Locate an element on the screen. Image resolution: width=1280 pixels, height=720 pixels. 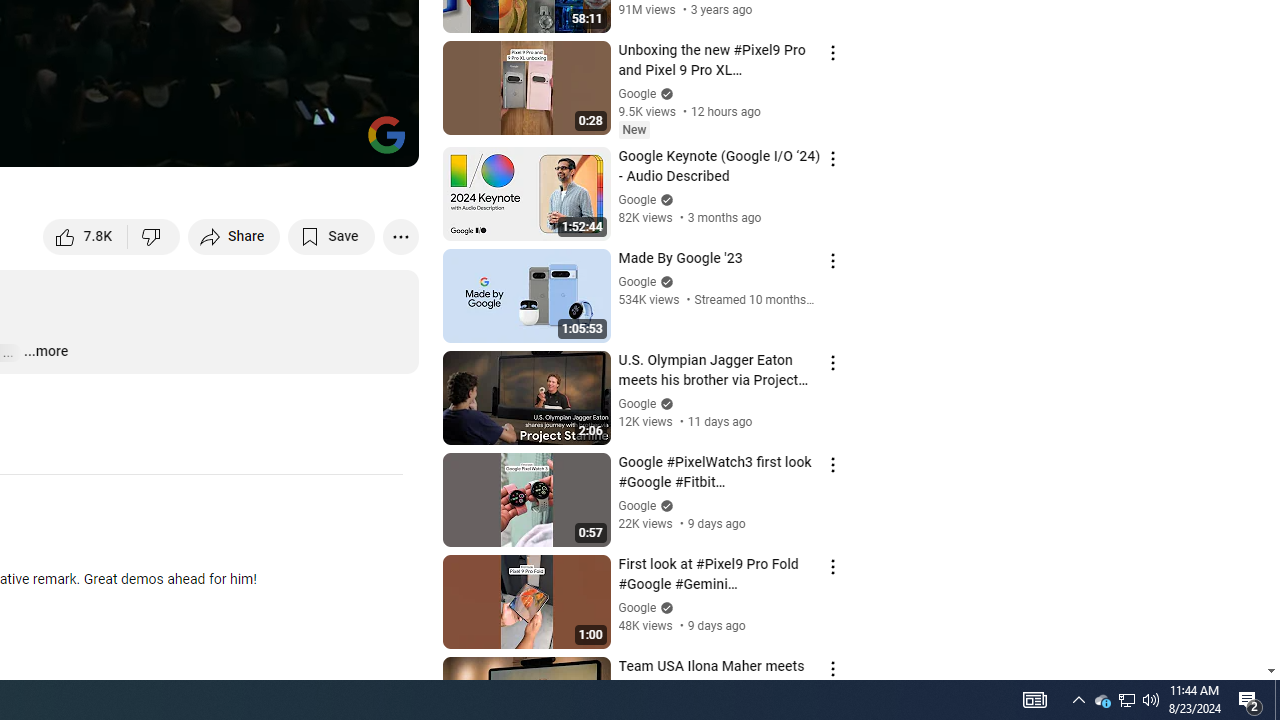
'Channel watermark' is located at coordinates (386, 135).